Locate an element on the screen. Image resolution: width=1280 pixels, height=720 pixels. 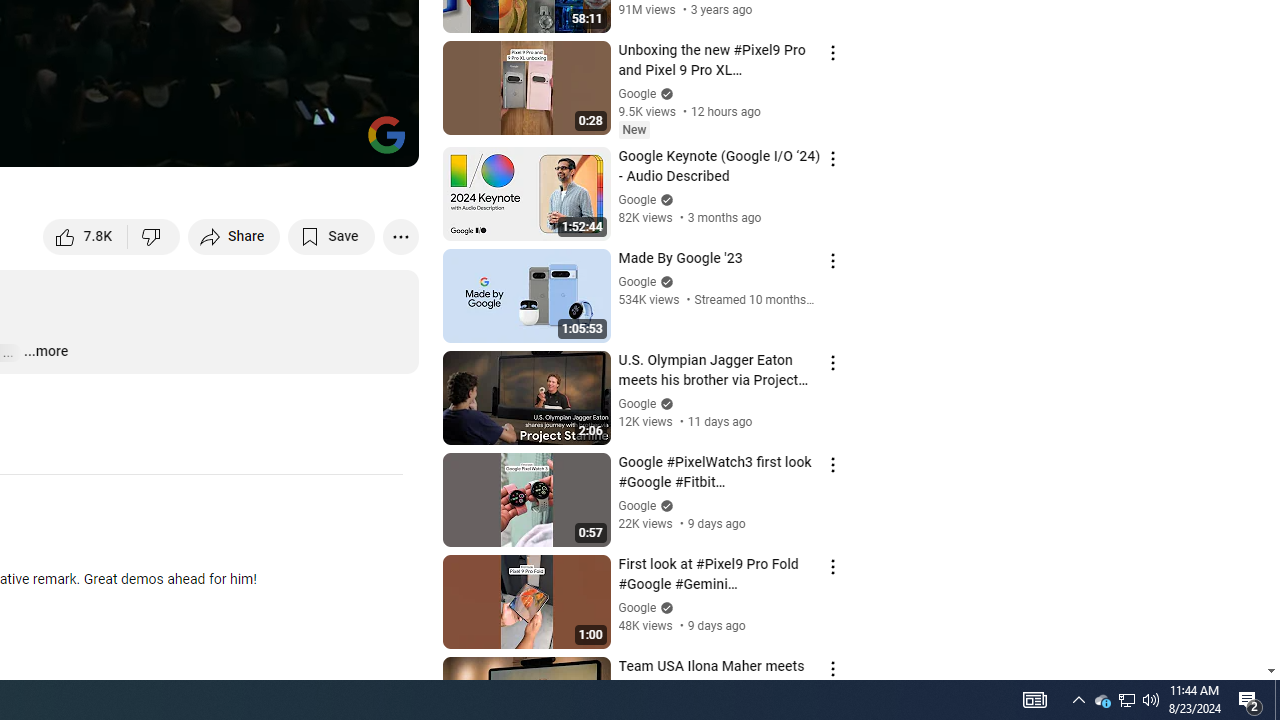
'Channel watermark' is located at coordinates (386, 135).